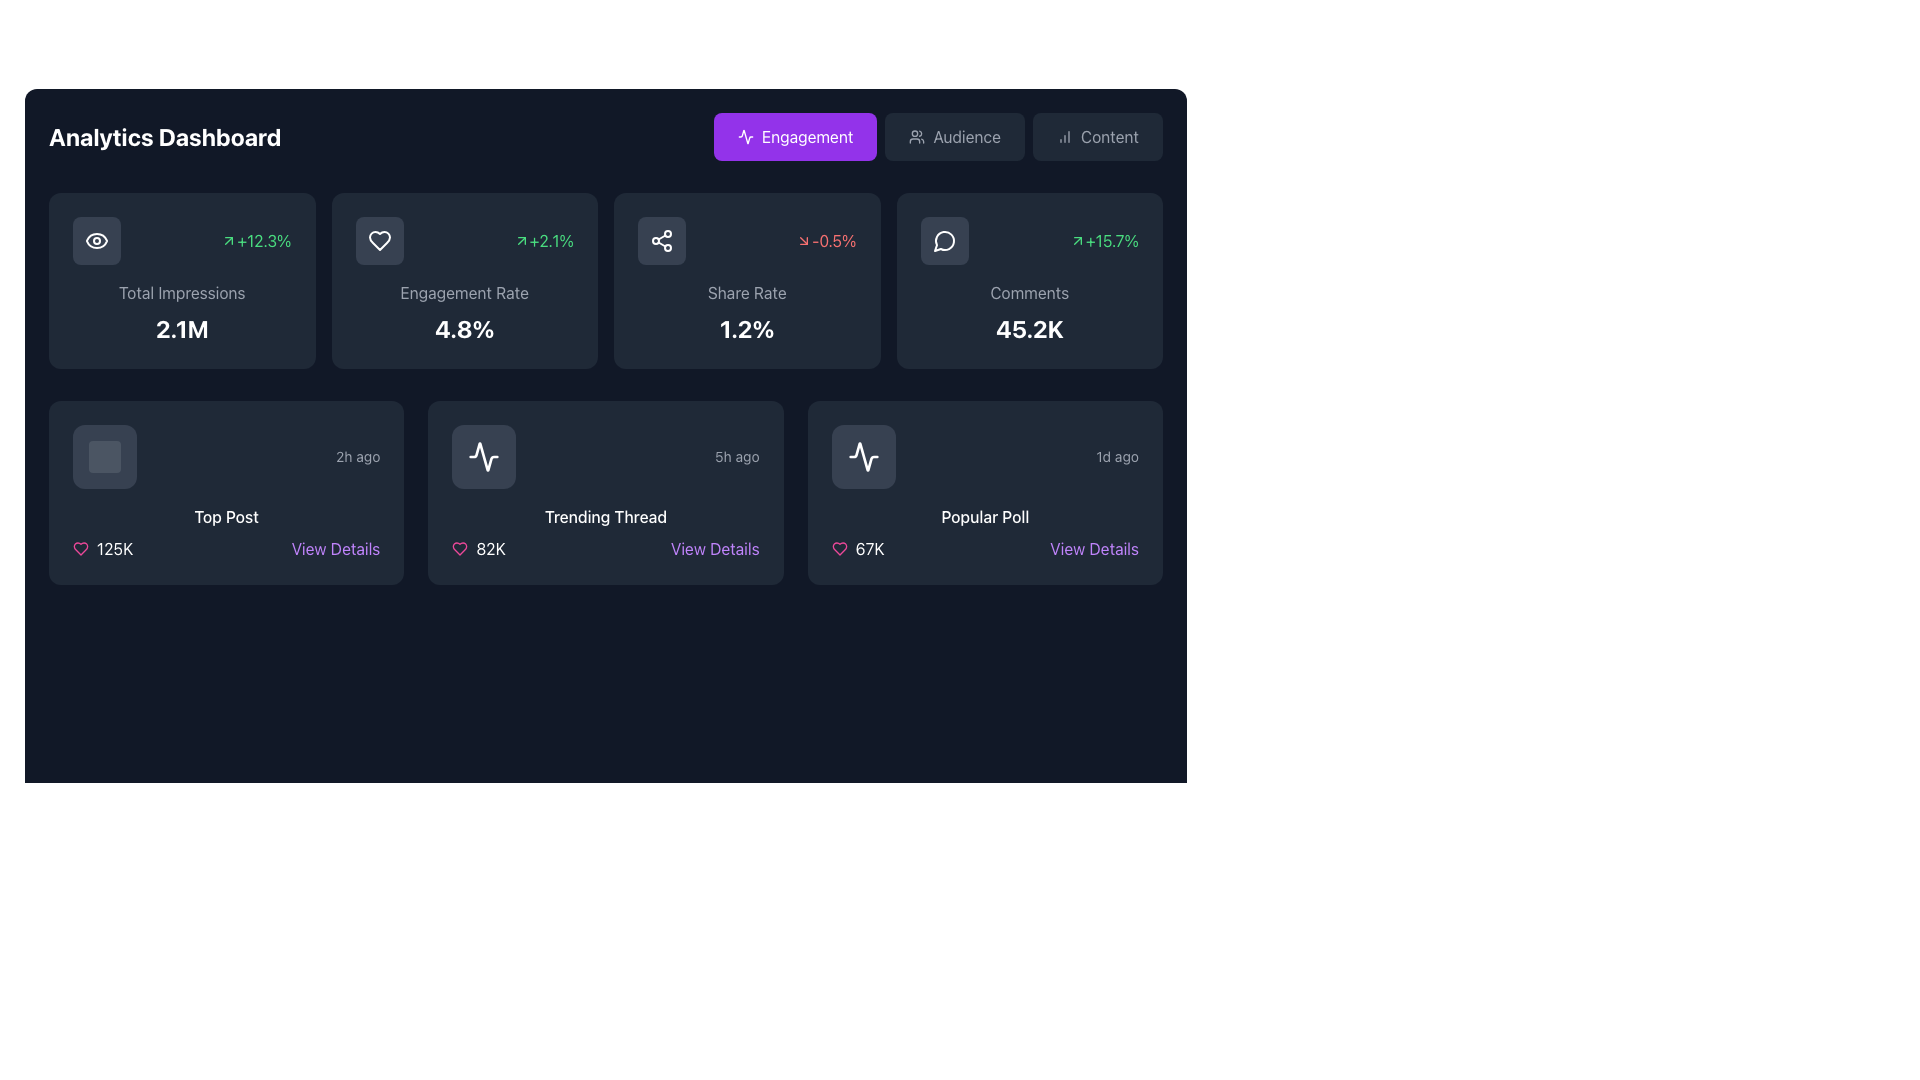  What do you see at coordinates (746, 281) in the screenshot?
I see `the Card element displaying a share icon, a red downward arrow with '-0.5%', 'Share Rate', and '1.2%' percentage prominently at the bottom` at bounding box center [746, 281].